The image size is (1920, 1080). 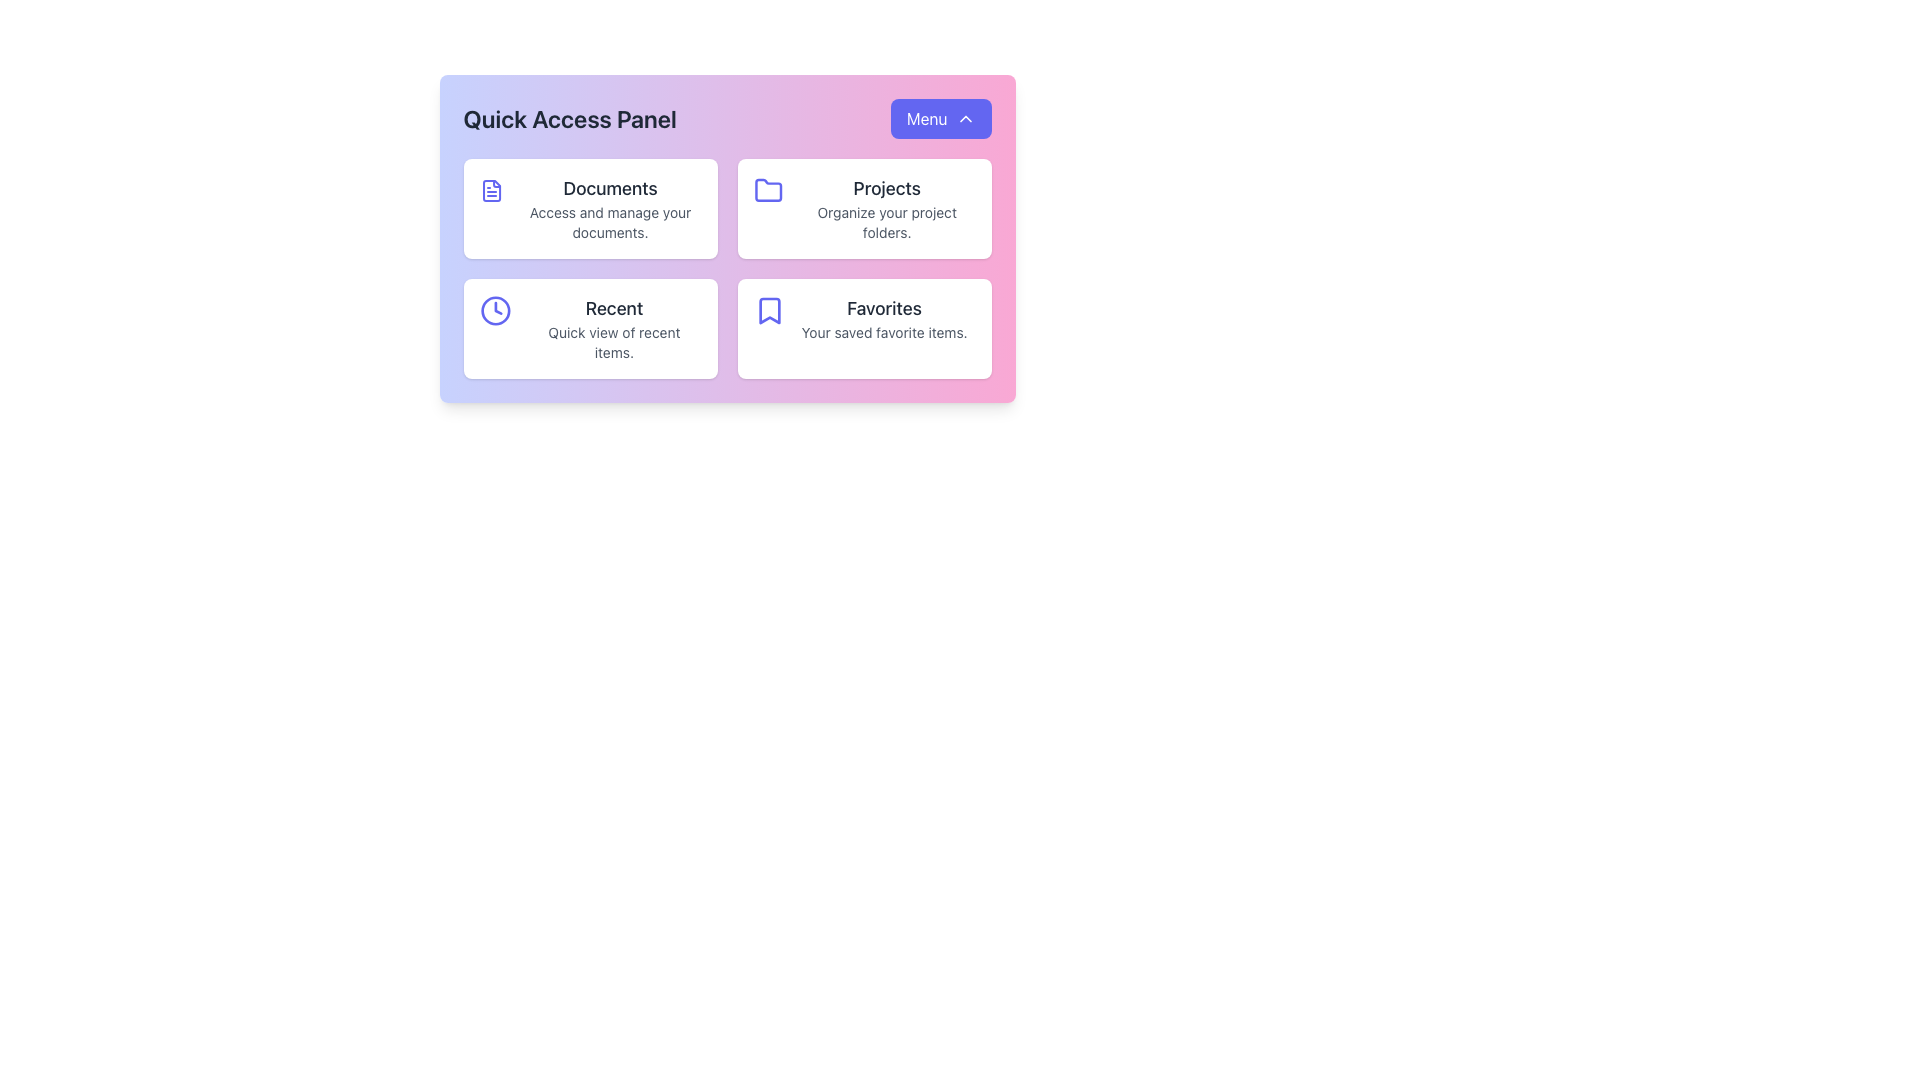 I want to click on the 'Projects' Text Label that serves as a heading for the projects section, which is positioned above the description 'Organize your project folders.', so click(x=886, y=189).